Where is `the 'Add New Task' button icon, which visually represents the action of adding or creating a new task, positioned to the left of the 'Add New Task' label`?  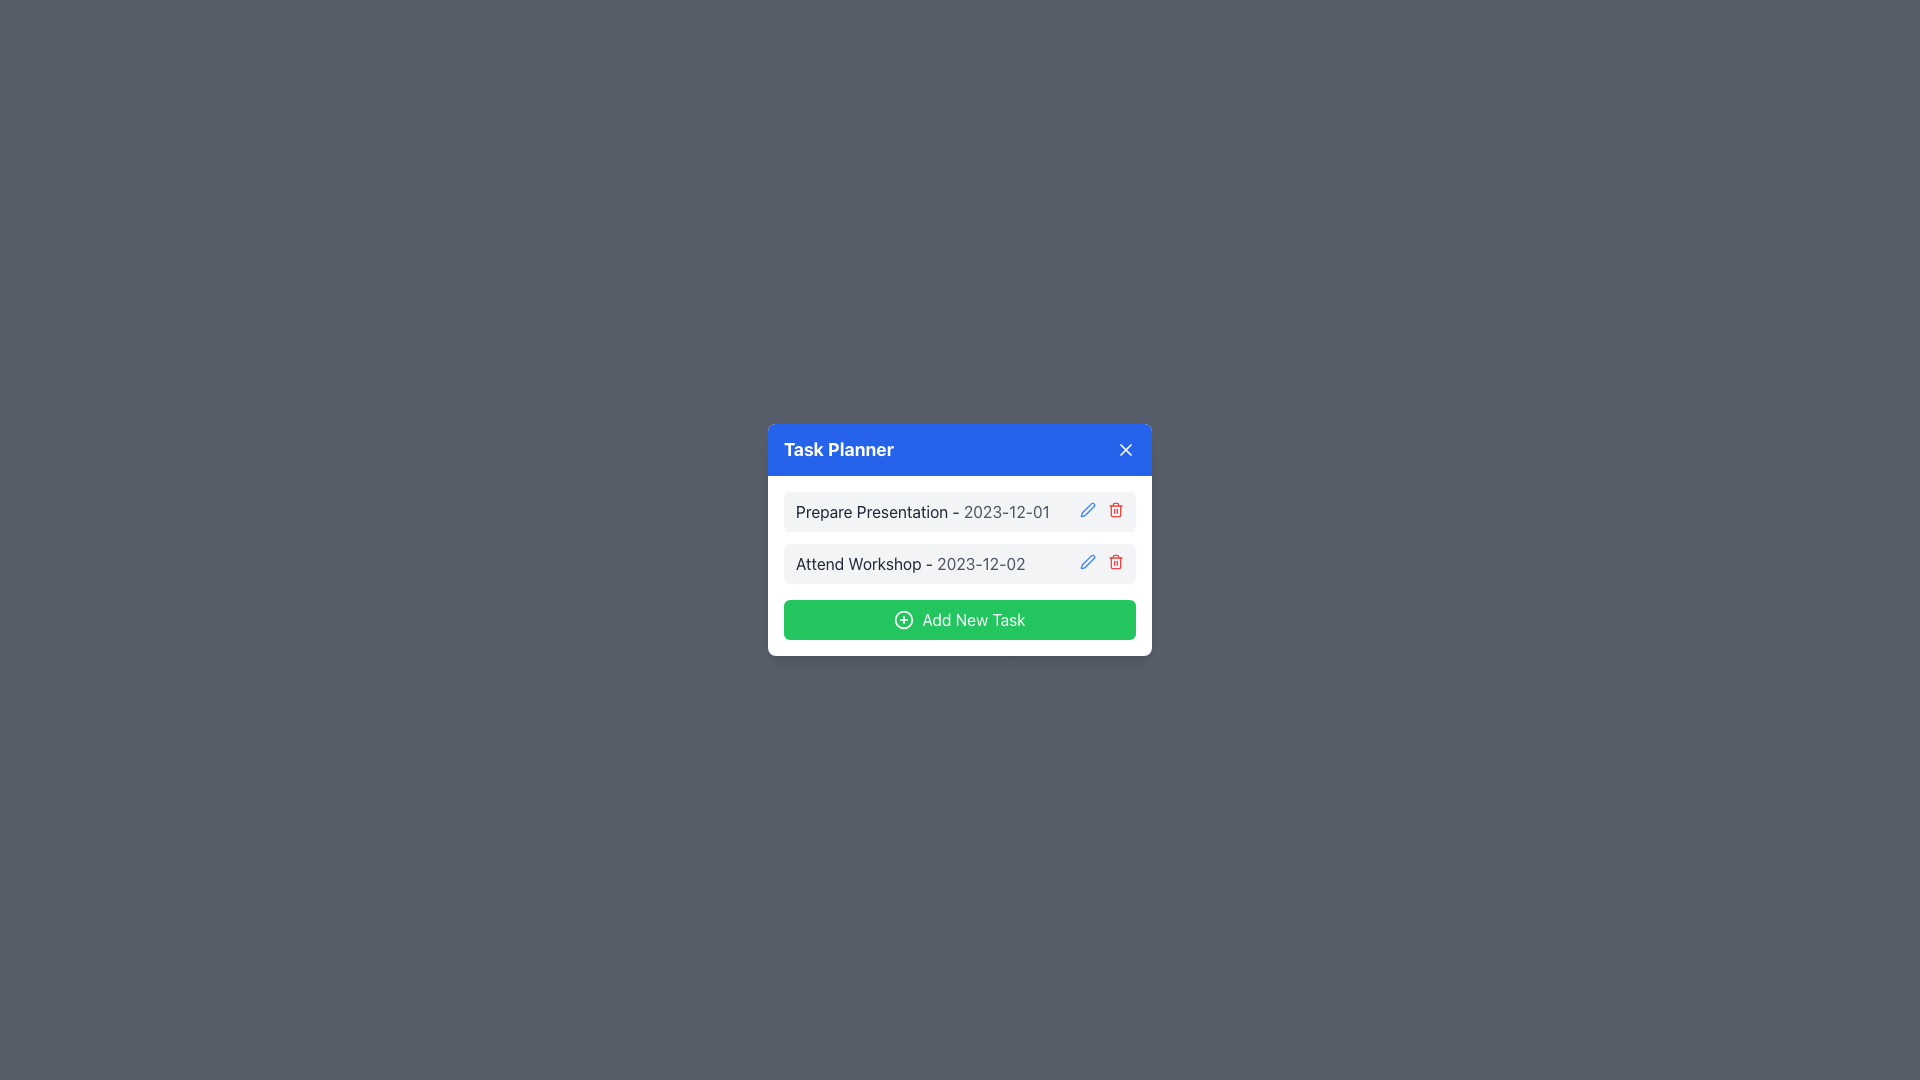 the 'Add New Task' button icon, which visually represents the action of adding or creating a new task, positioned to the left of the 'Add New Task' label is located at coordinates (903, 619).